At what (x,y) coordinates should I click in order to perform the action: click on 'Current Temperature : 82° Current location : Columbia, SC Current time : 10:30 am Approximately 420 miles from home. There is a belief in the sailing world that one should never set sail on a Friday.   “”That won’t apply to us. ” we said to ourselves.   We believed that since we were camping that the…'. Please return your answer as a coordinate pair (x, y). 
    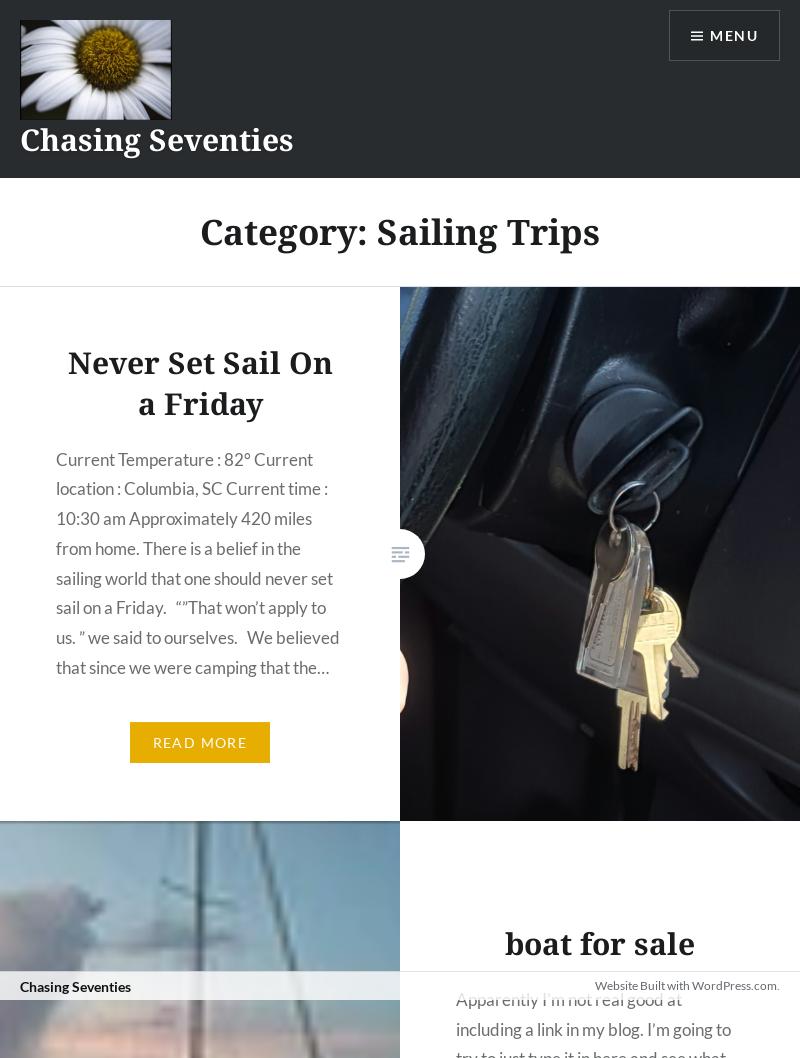
    Looking at the image, I should click on (197, 562).